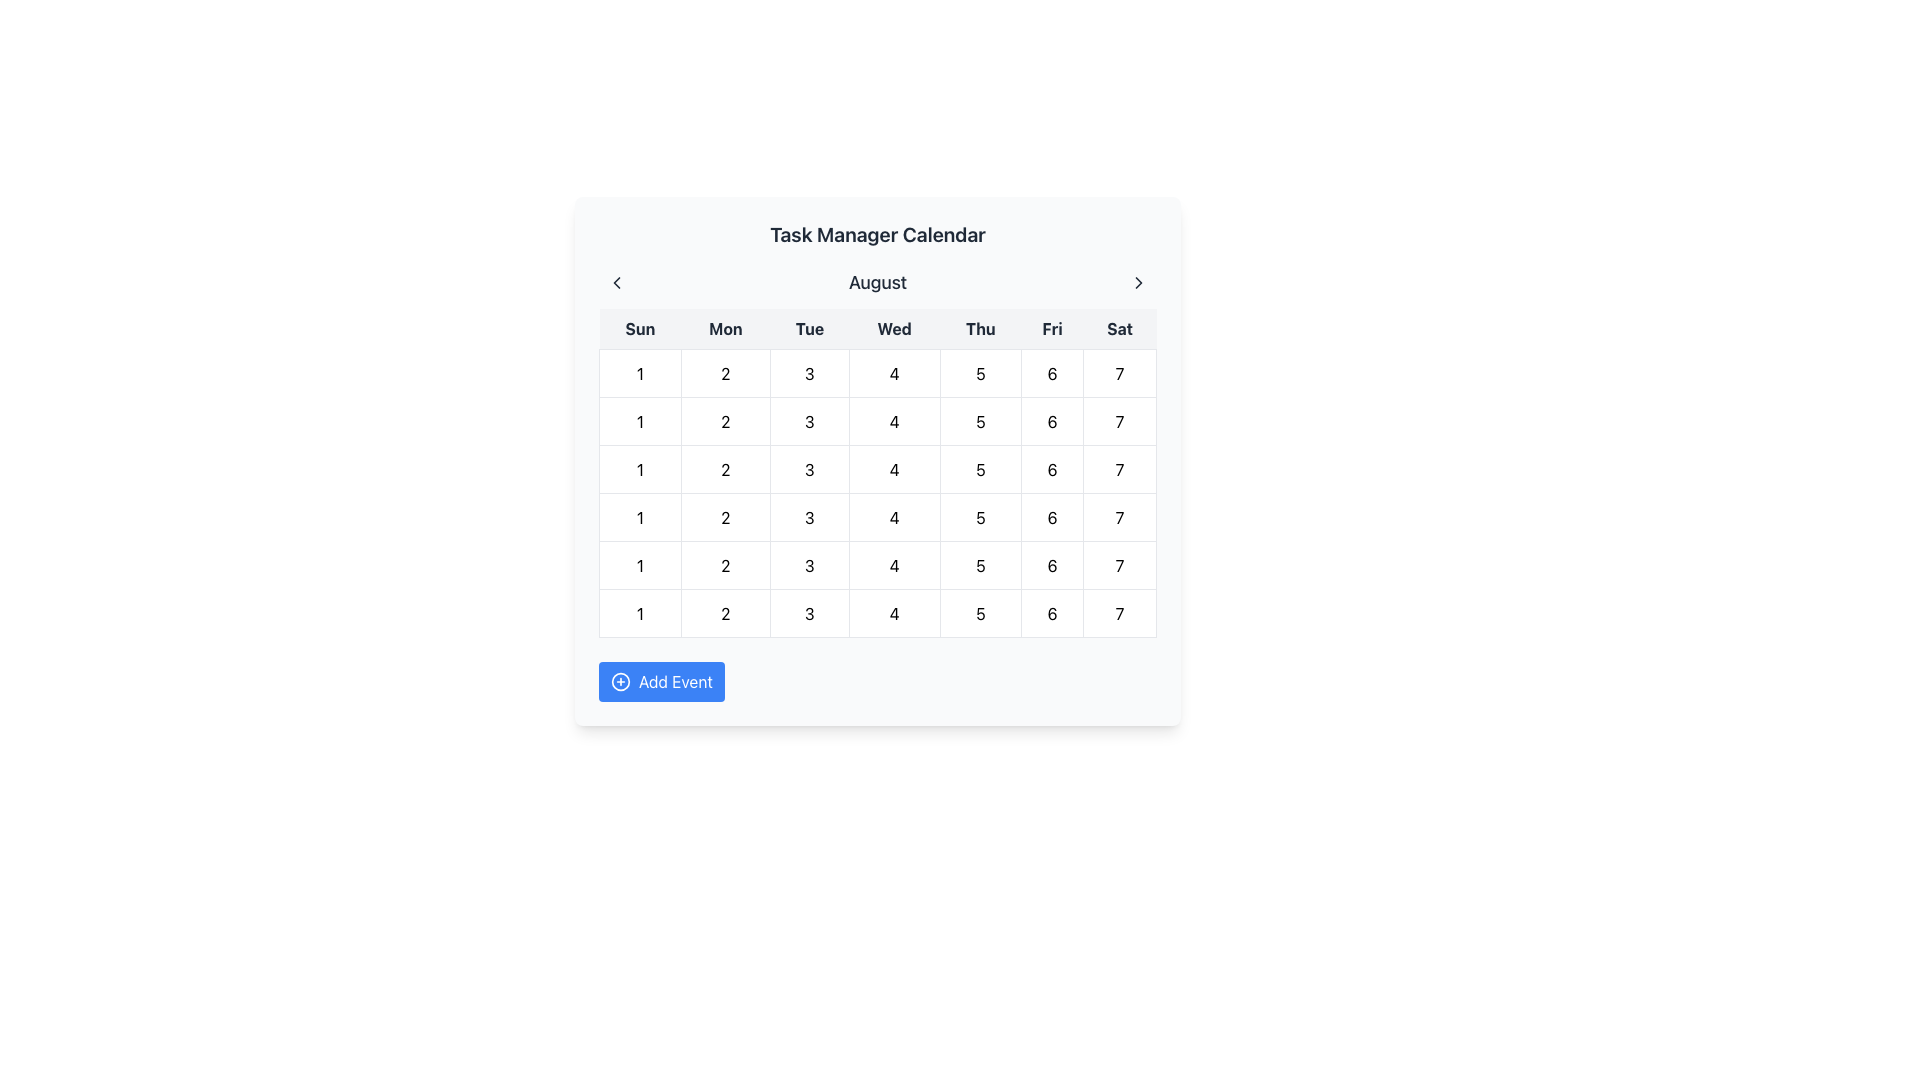 The image size is (1920, 1080). What do you see at coordinates (893, 420) in the screenshot?
I see `the Calendar Cell representing the date '4'` at bounding box center [893, 420].